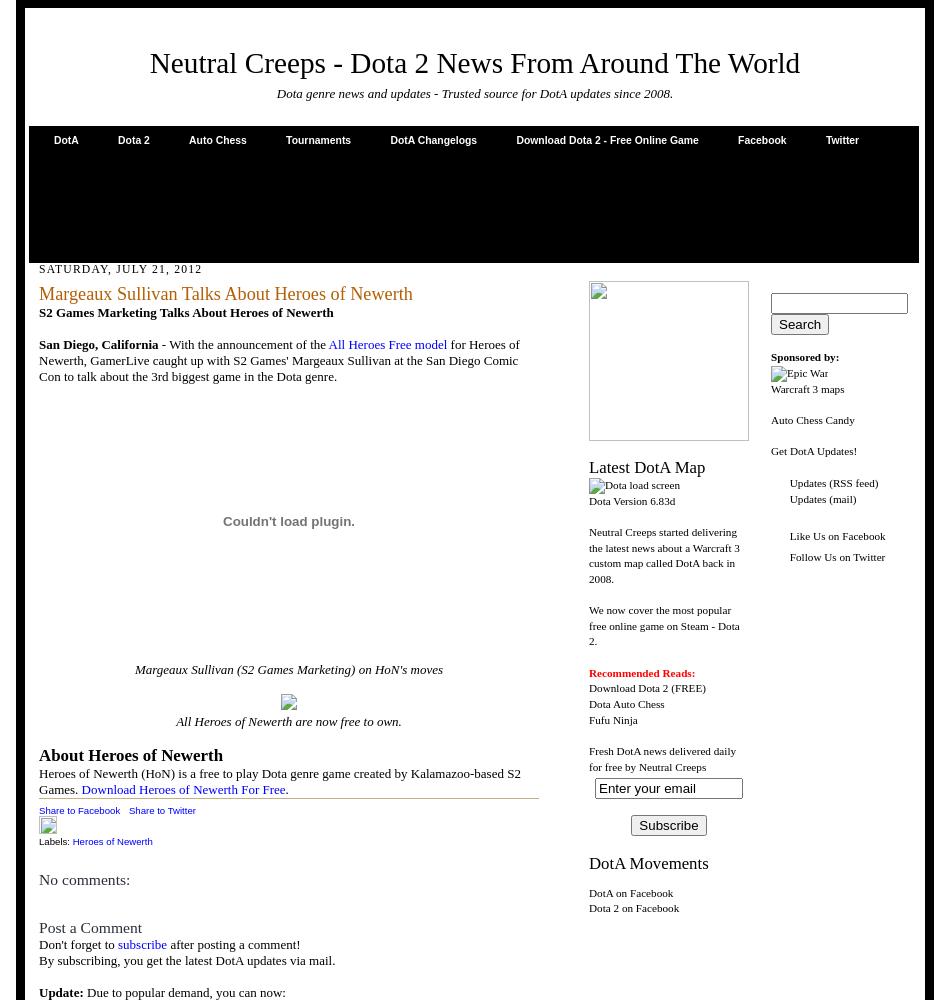 The width and height of the screenshot is (950, 1000). What do you see at coordinates (217, 140) in the screenshot?
I see `'Auto Chess'` at bounding box center [217, 140].